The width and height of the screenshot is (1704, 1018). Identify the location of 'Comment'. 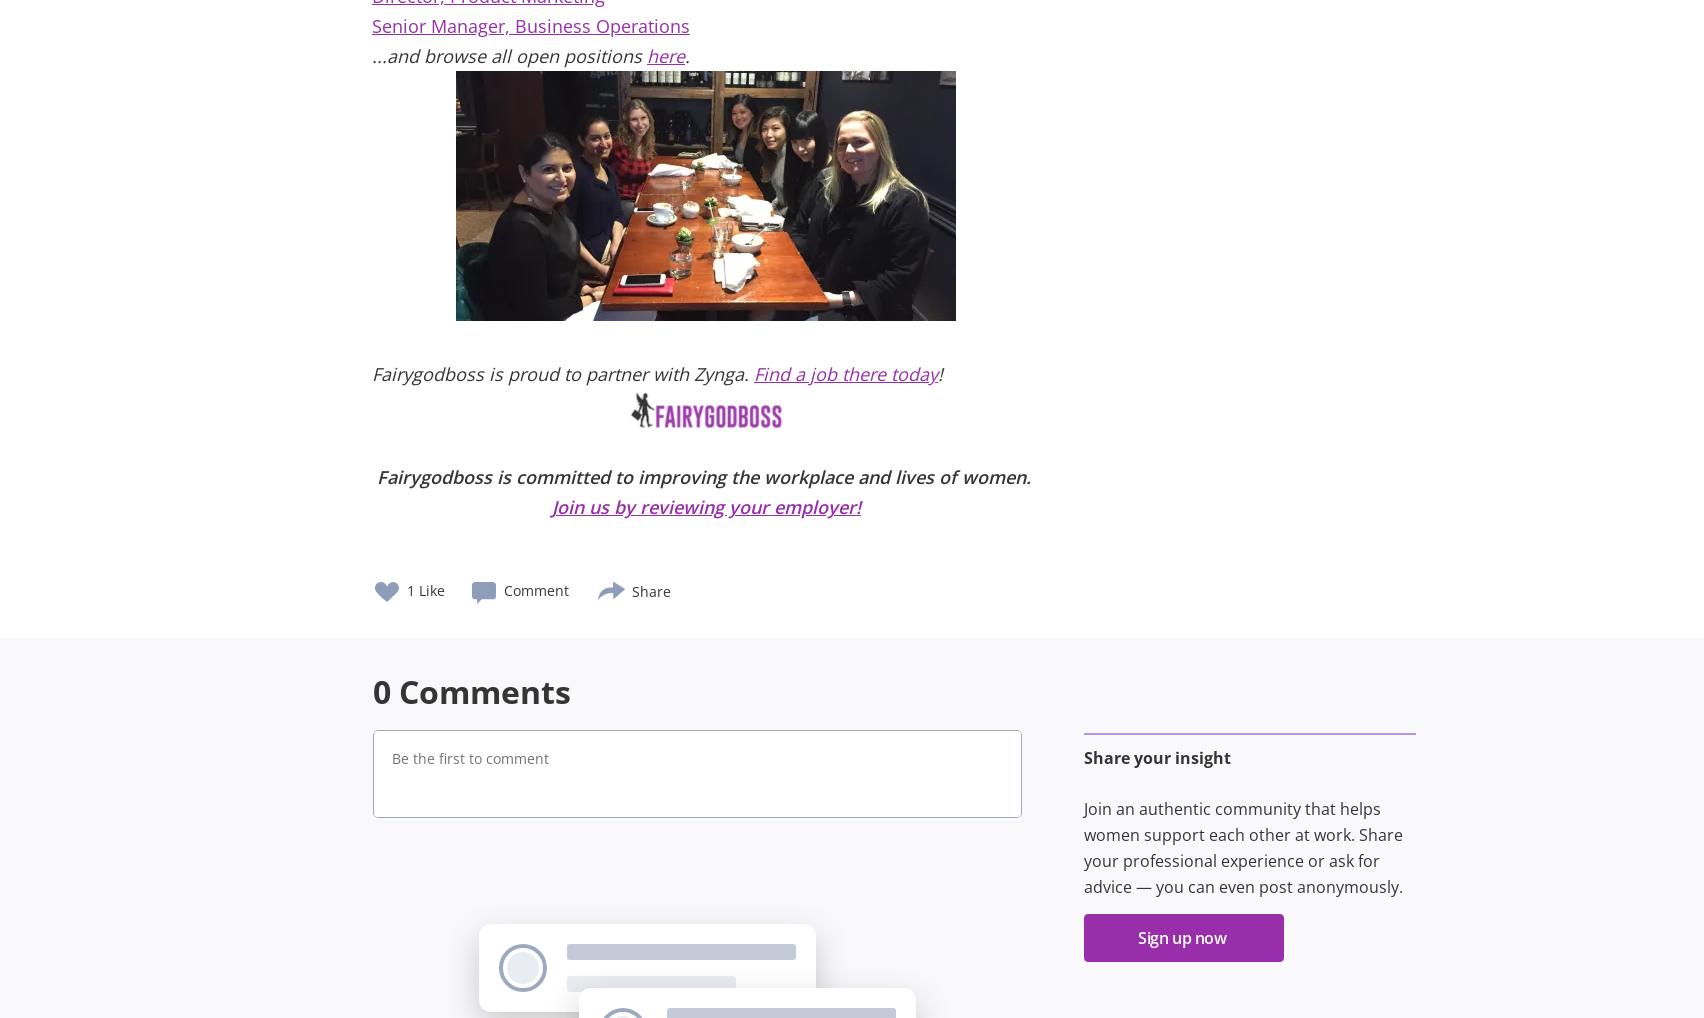
(536, 590).